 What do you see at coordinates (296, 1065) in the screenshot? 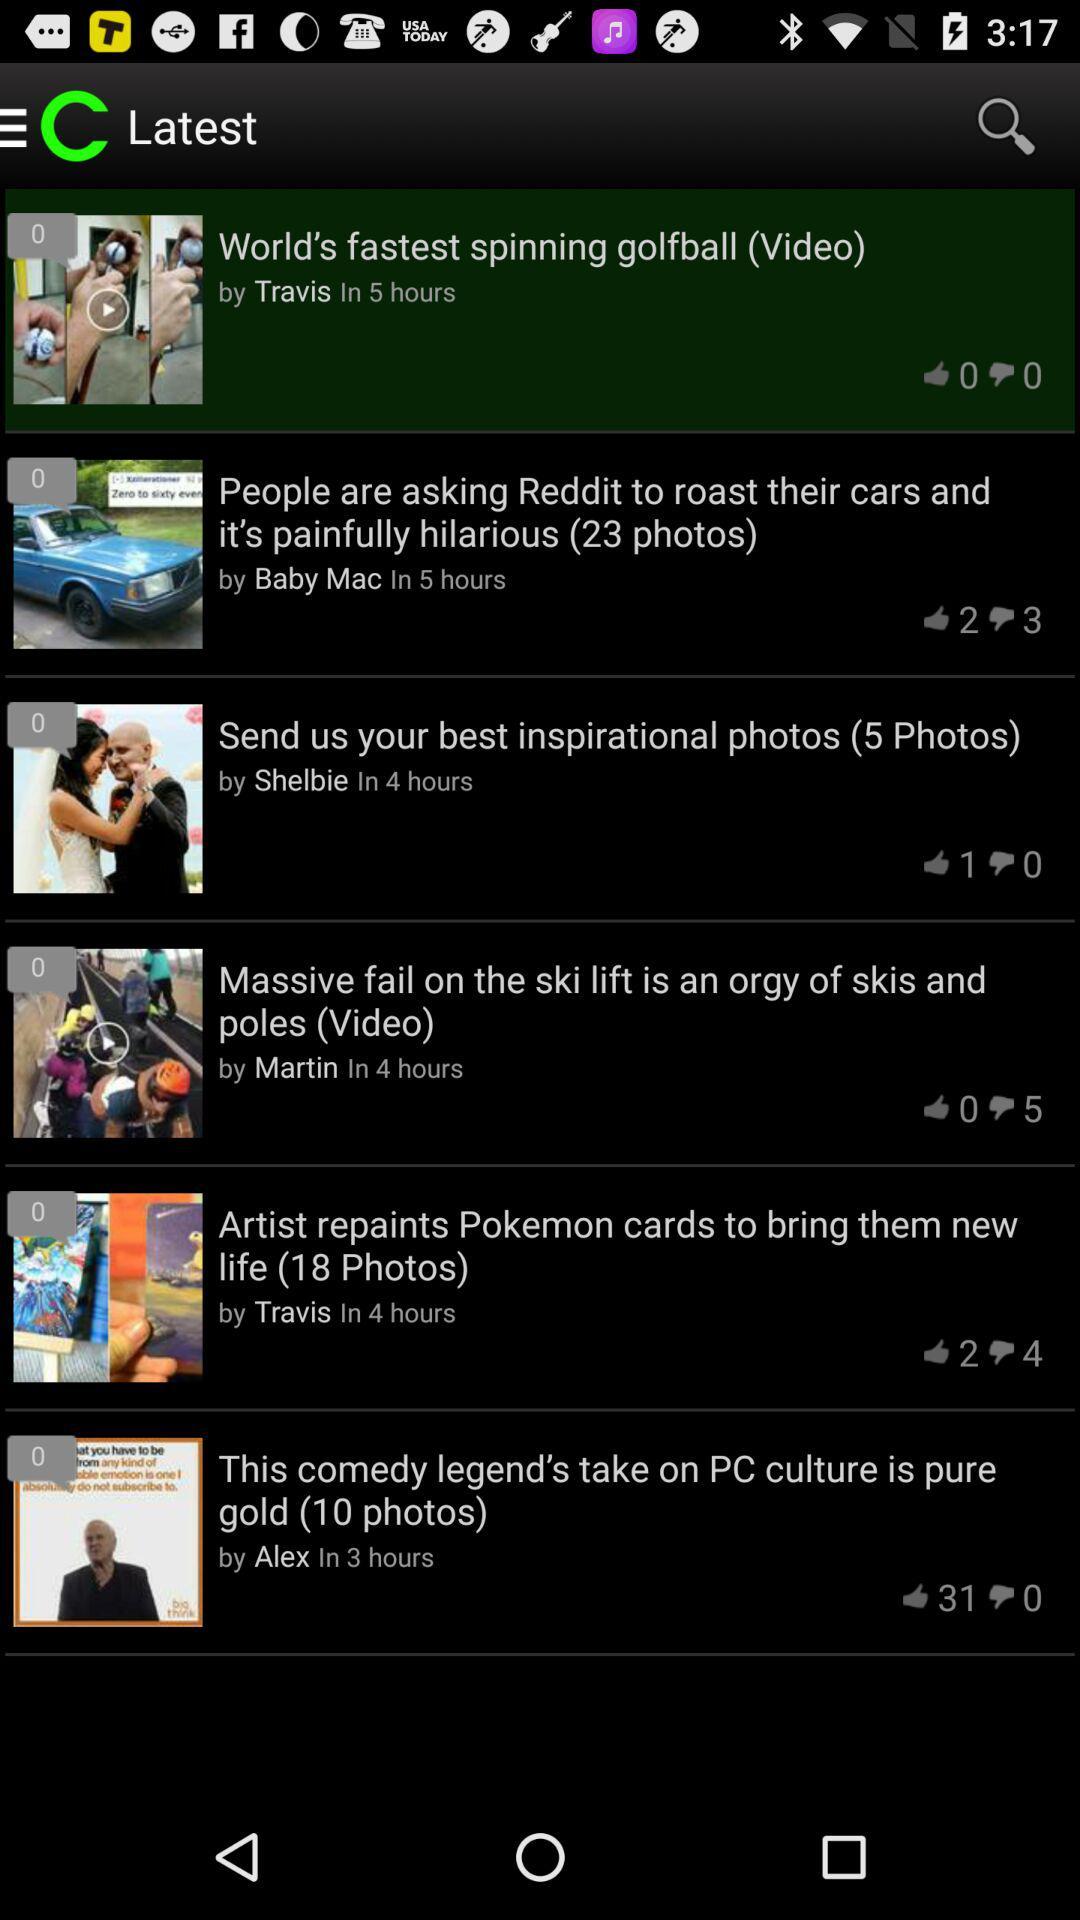
I see `the item next to in 4 hours item` at bounding box center [296, 1065].